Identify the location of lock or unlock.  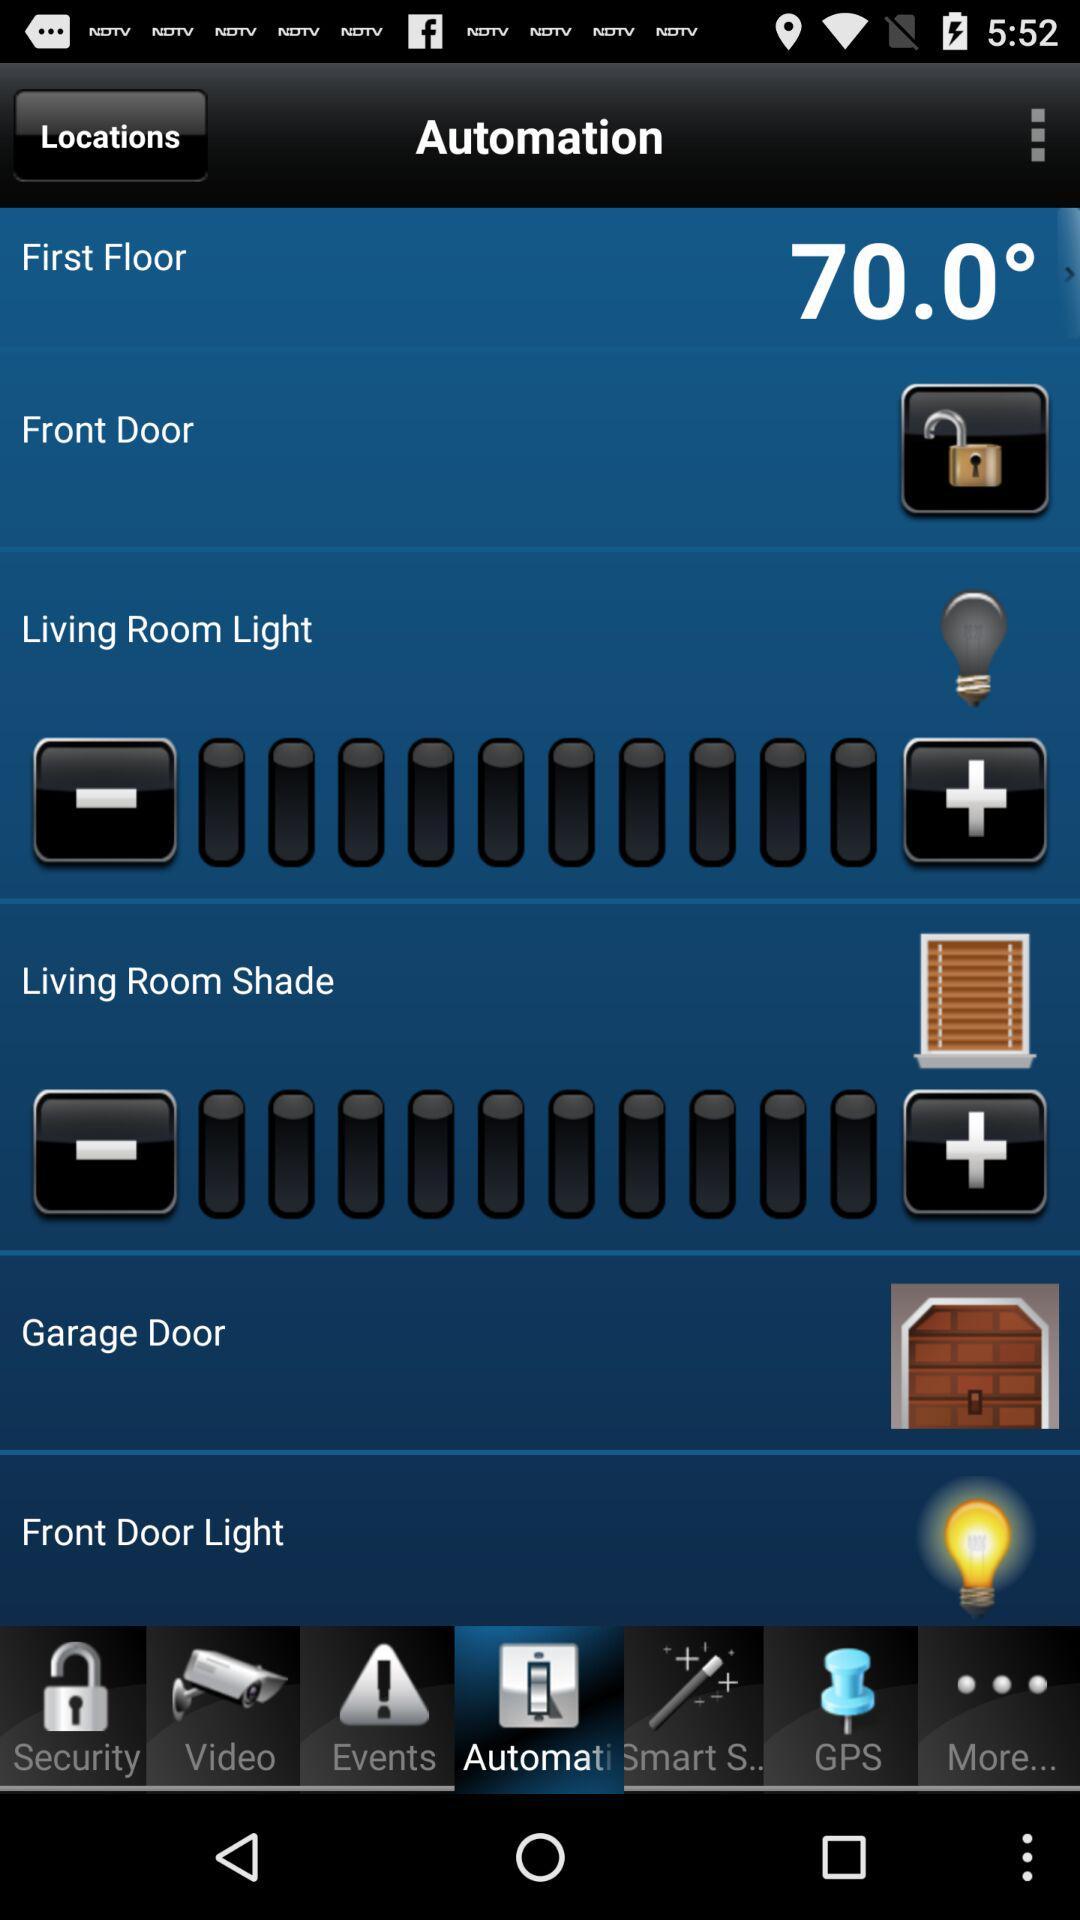
(974, 448).